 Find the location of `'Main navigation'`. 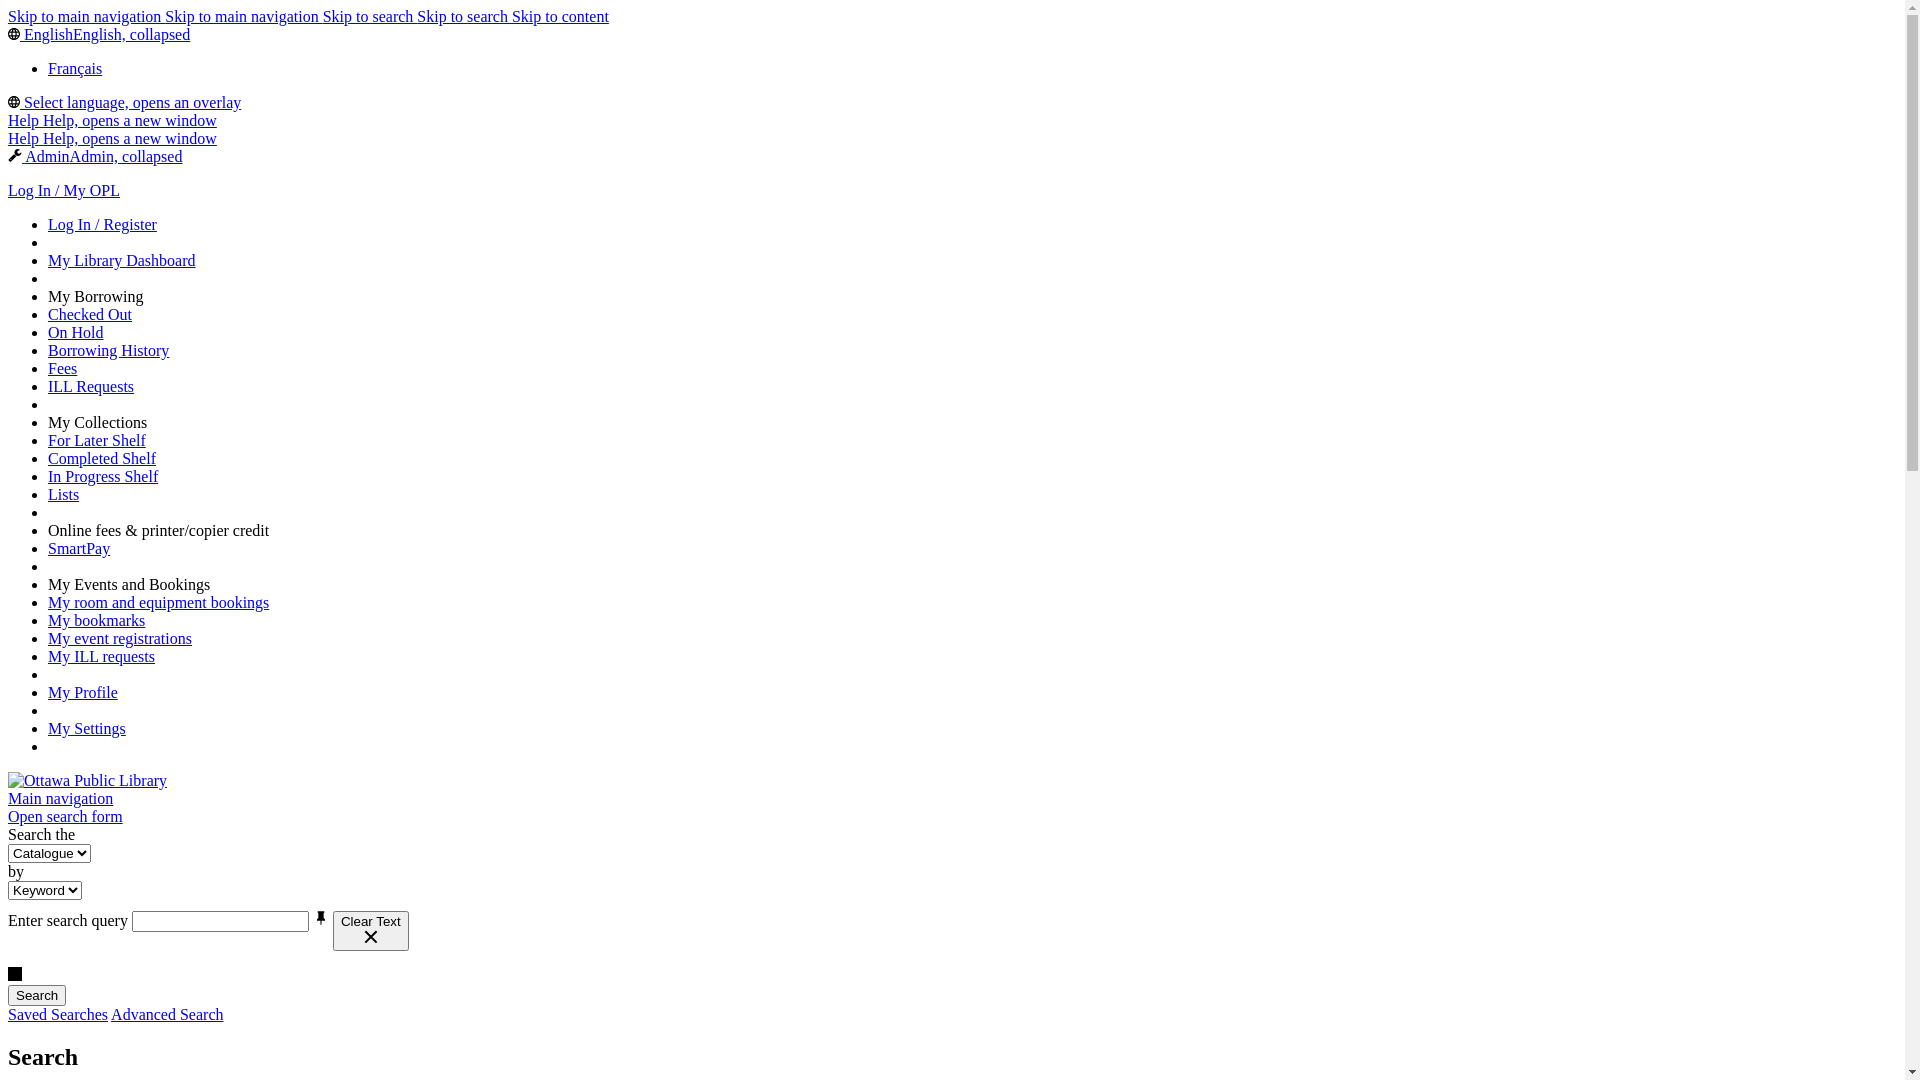

'Main navigation' is located at coordinates (60, 797).